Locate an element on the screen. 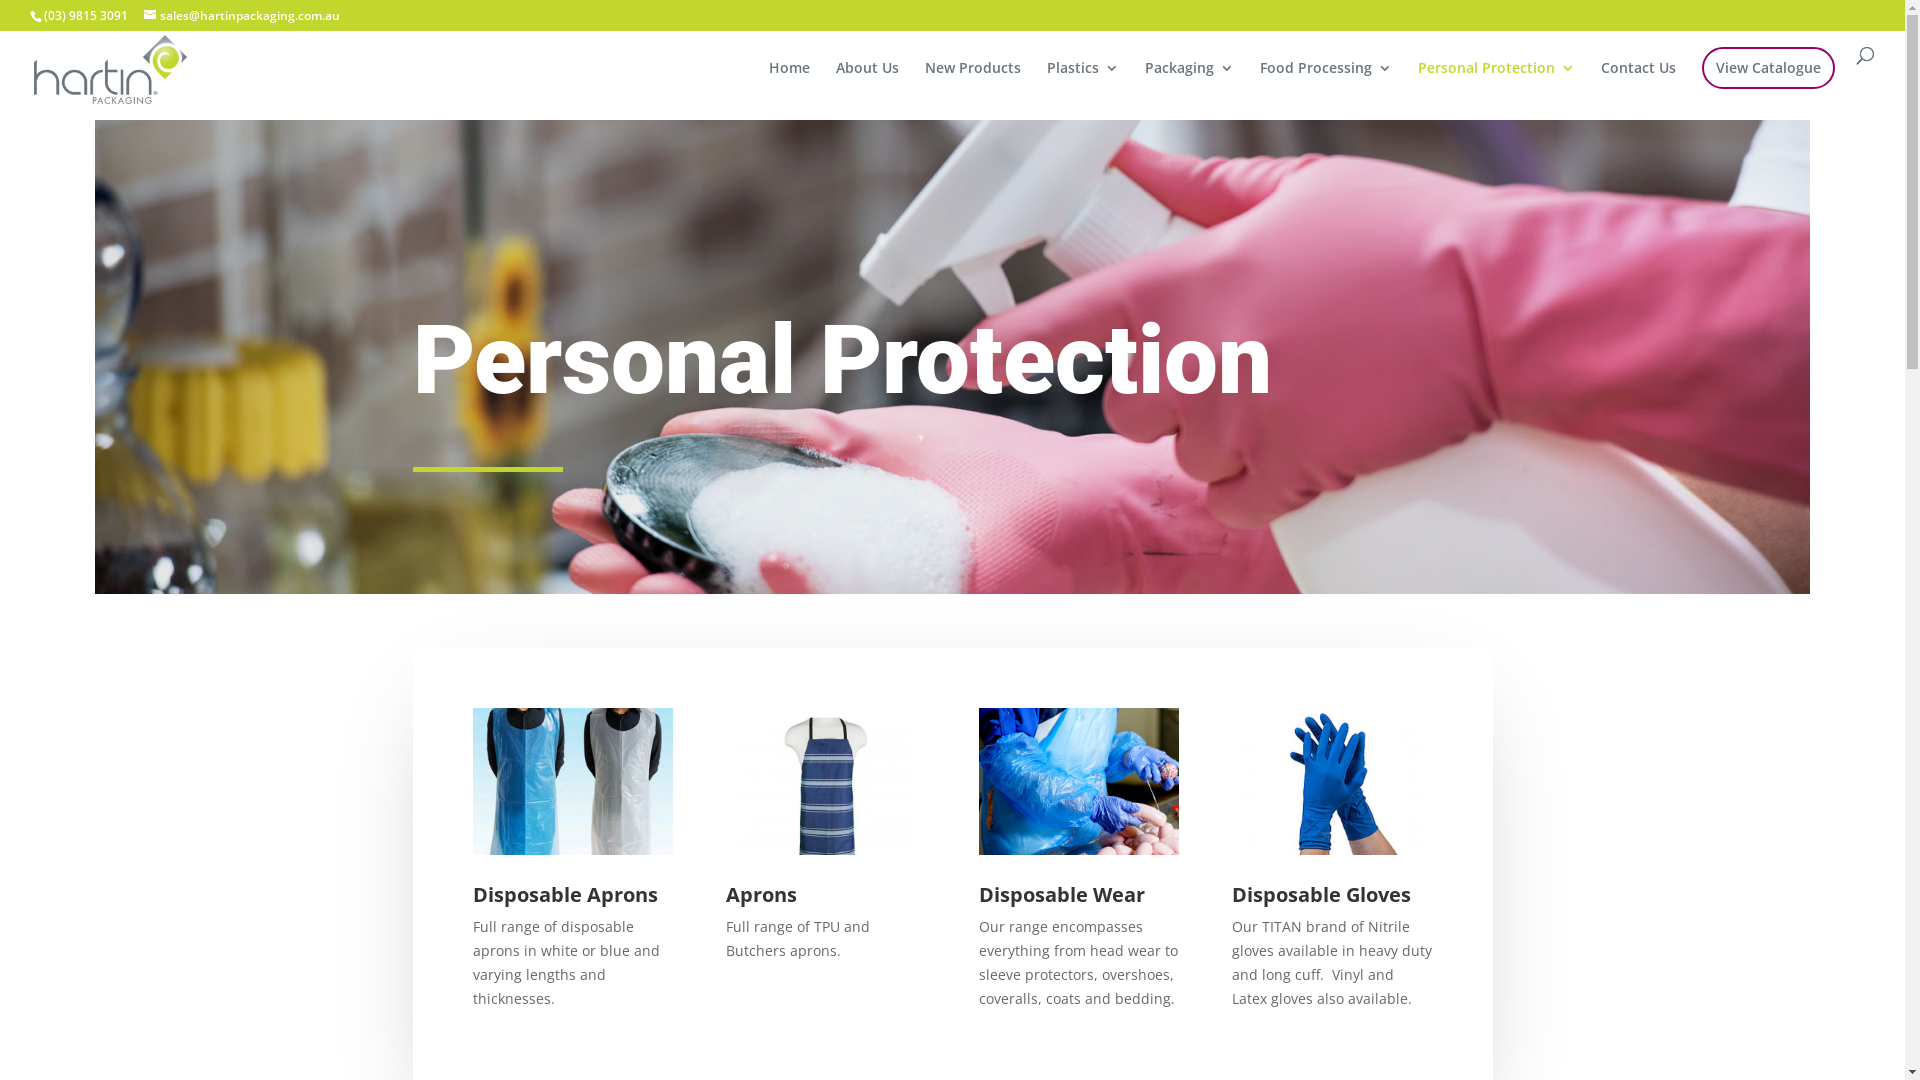 This screenshot has width=1920, height=1080. 'Home' is located at coordinates (788, 83).